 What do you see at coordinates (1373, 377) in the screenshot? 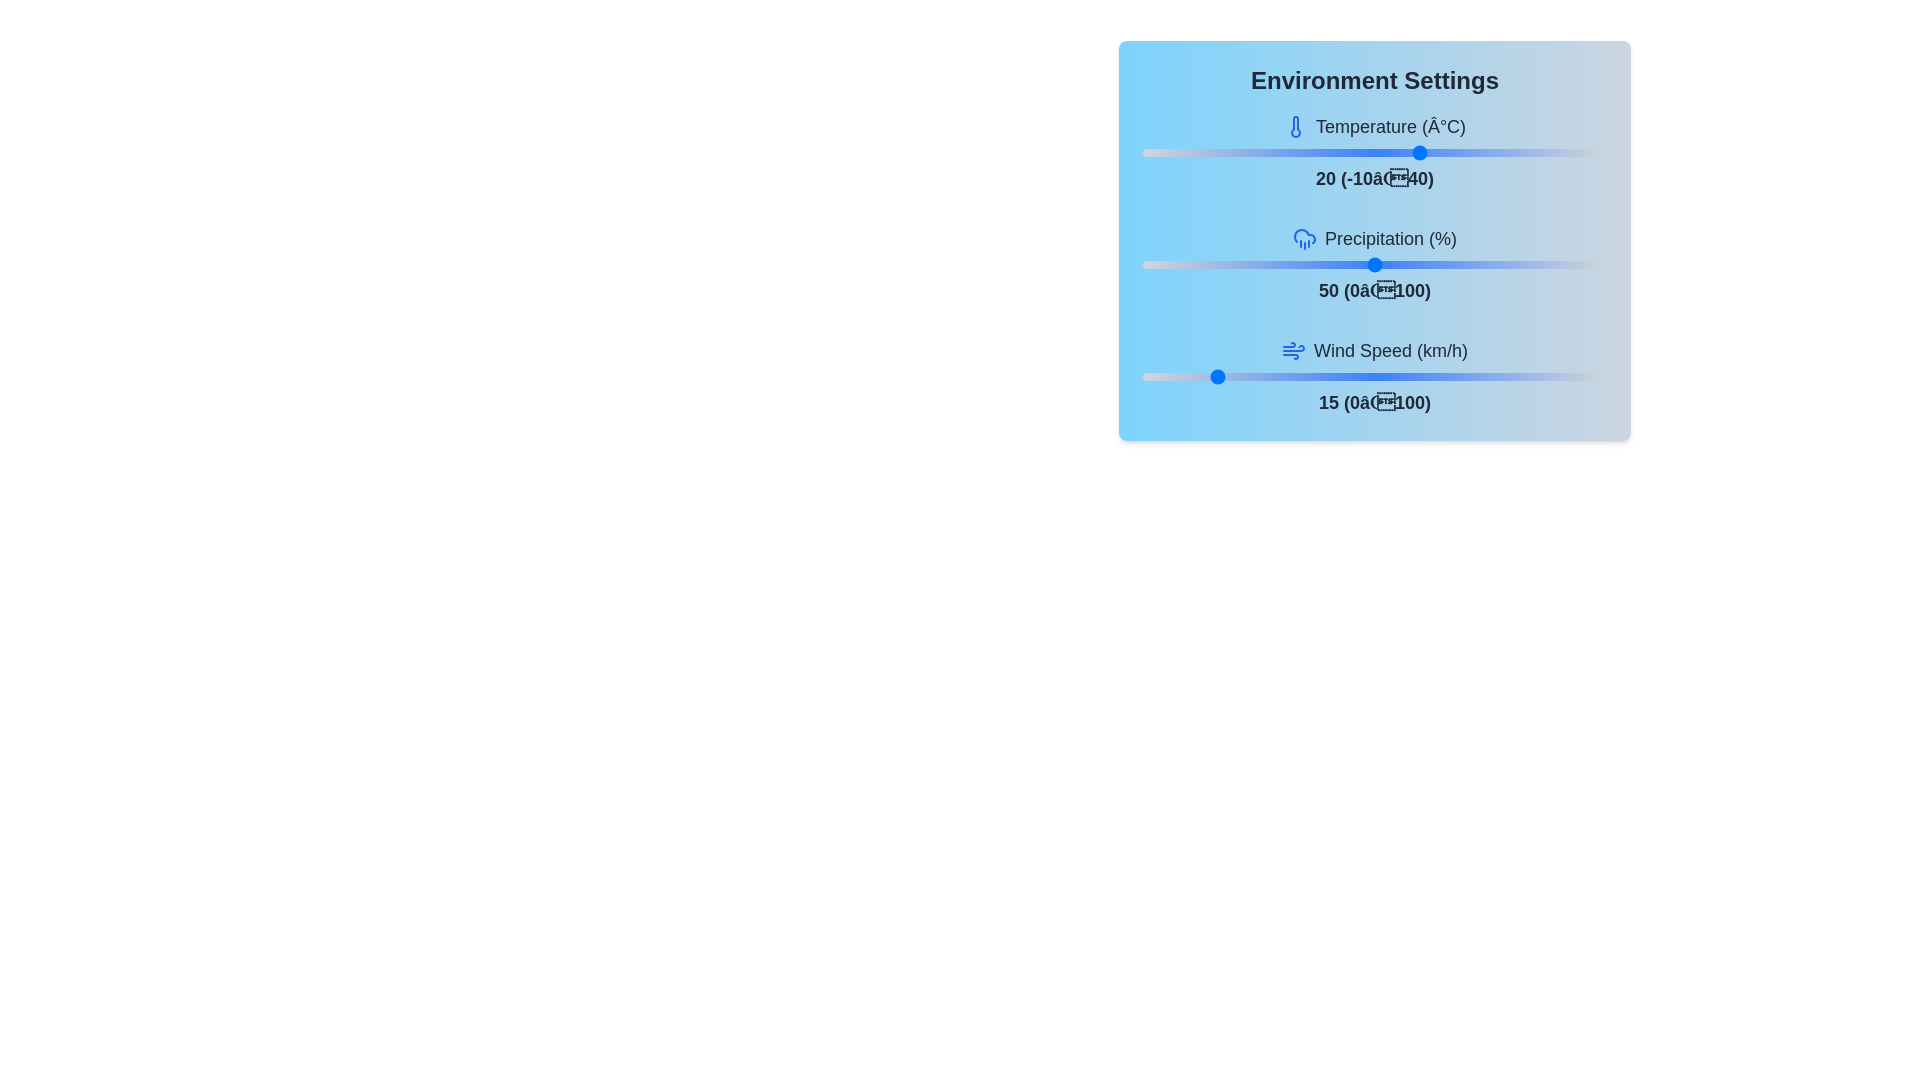
I see `the third slider in the 'Environment Settings' panel, located below 'Wind Speed (km/h)' and above '15 (0–100)'` at bounding box center [1373, 377].